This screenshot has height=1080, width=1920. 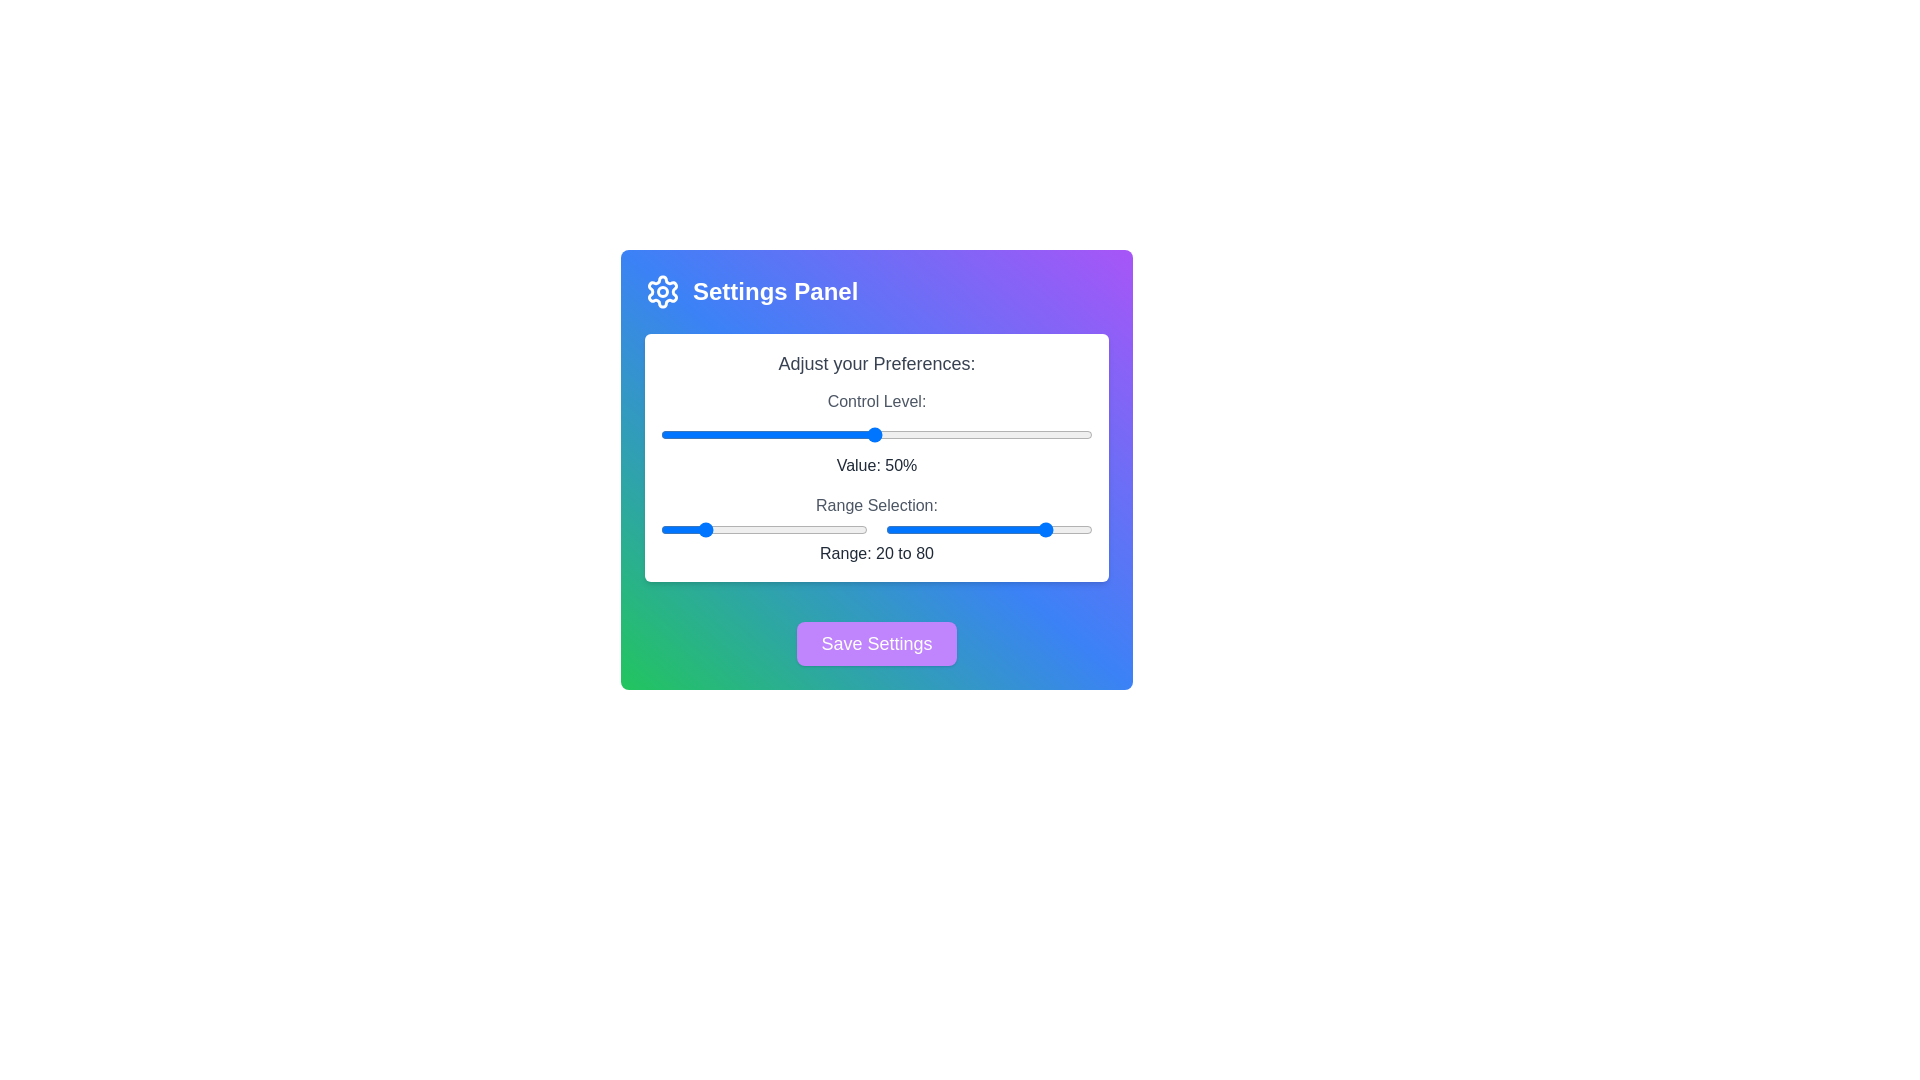 What do you see at coordinates (789, 528) in the screenshot?
I see `the slider` at bounding box center [789, 528].